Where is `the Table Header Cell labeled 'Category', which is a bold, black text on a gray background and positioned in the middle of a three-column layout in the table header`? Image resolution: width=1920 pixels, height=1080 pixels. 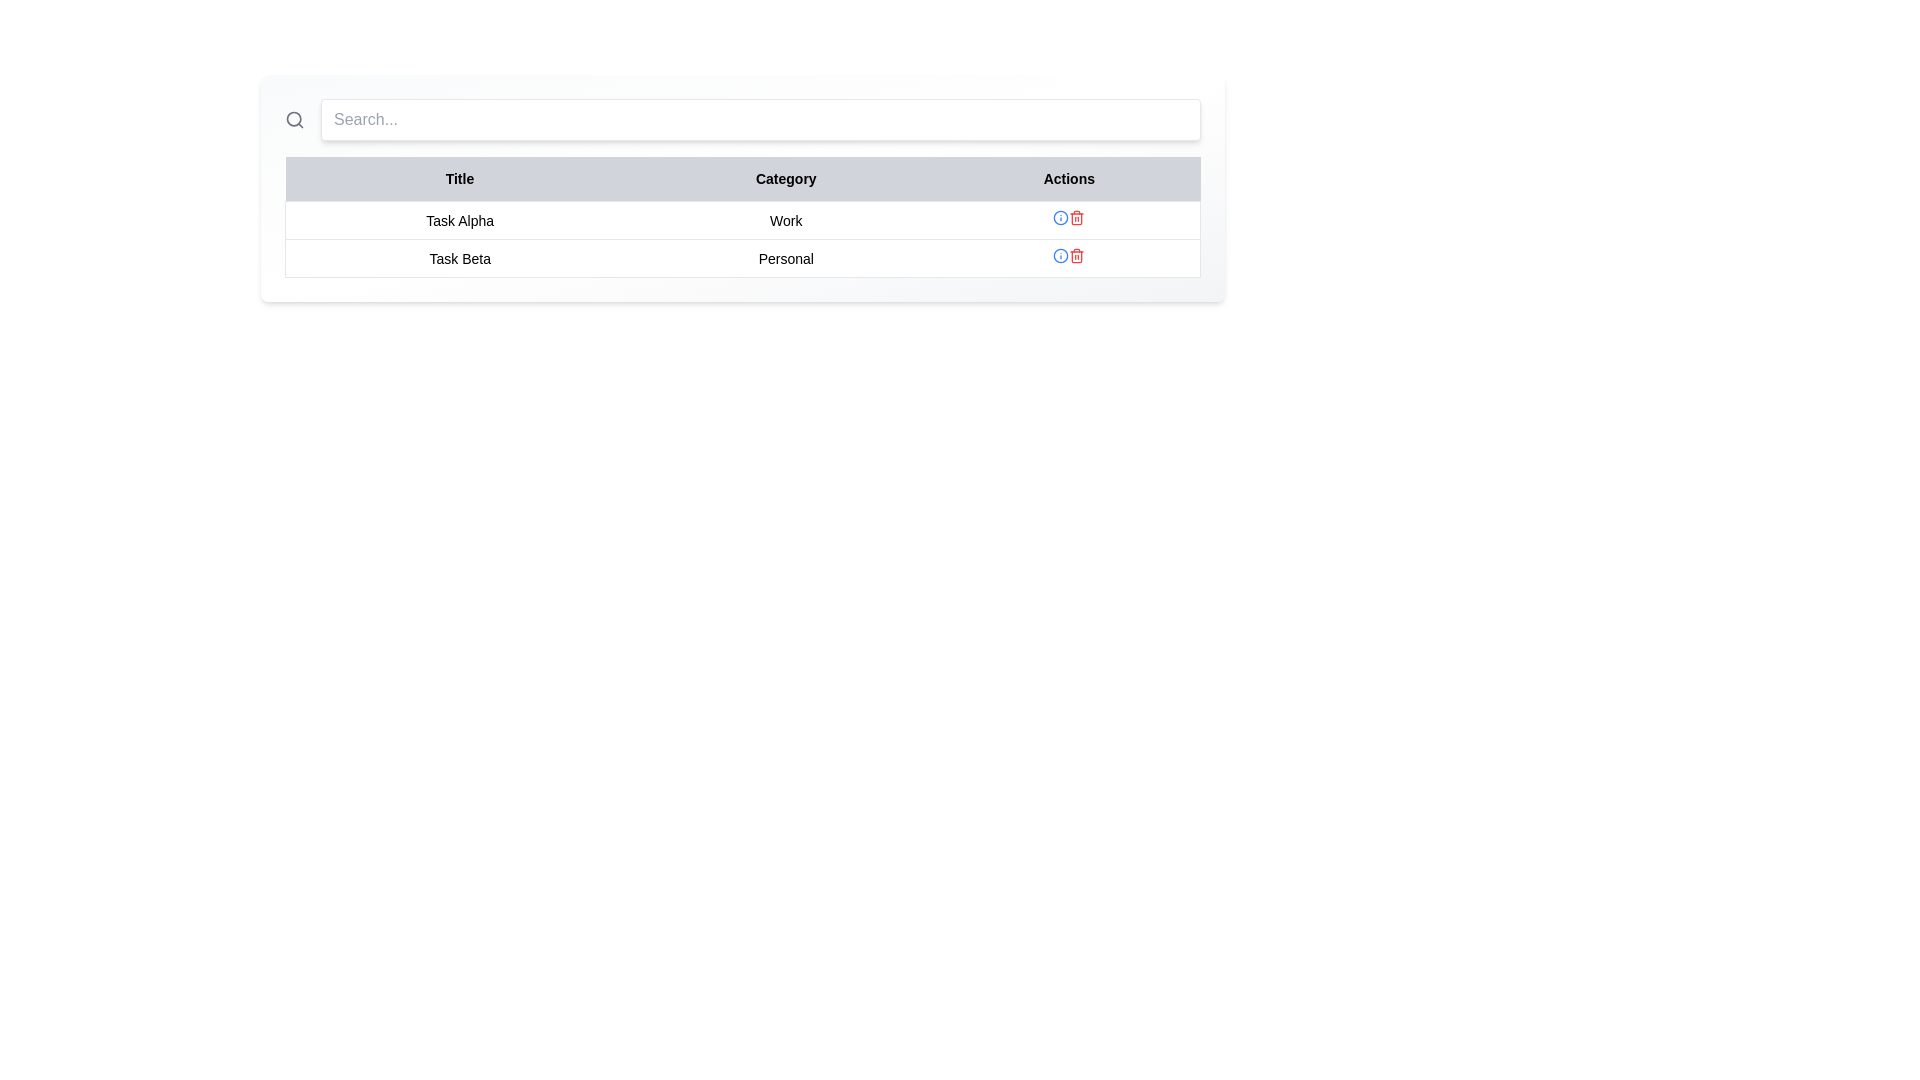
the Table Header Cell labeled 'Category', which is a bold, black text on a gray background and positioned in the middle of a three-column layout in the table header is located at coordinates (785, 178).